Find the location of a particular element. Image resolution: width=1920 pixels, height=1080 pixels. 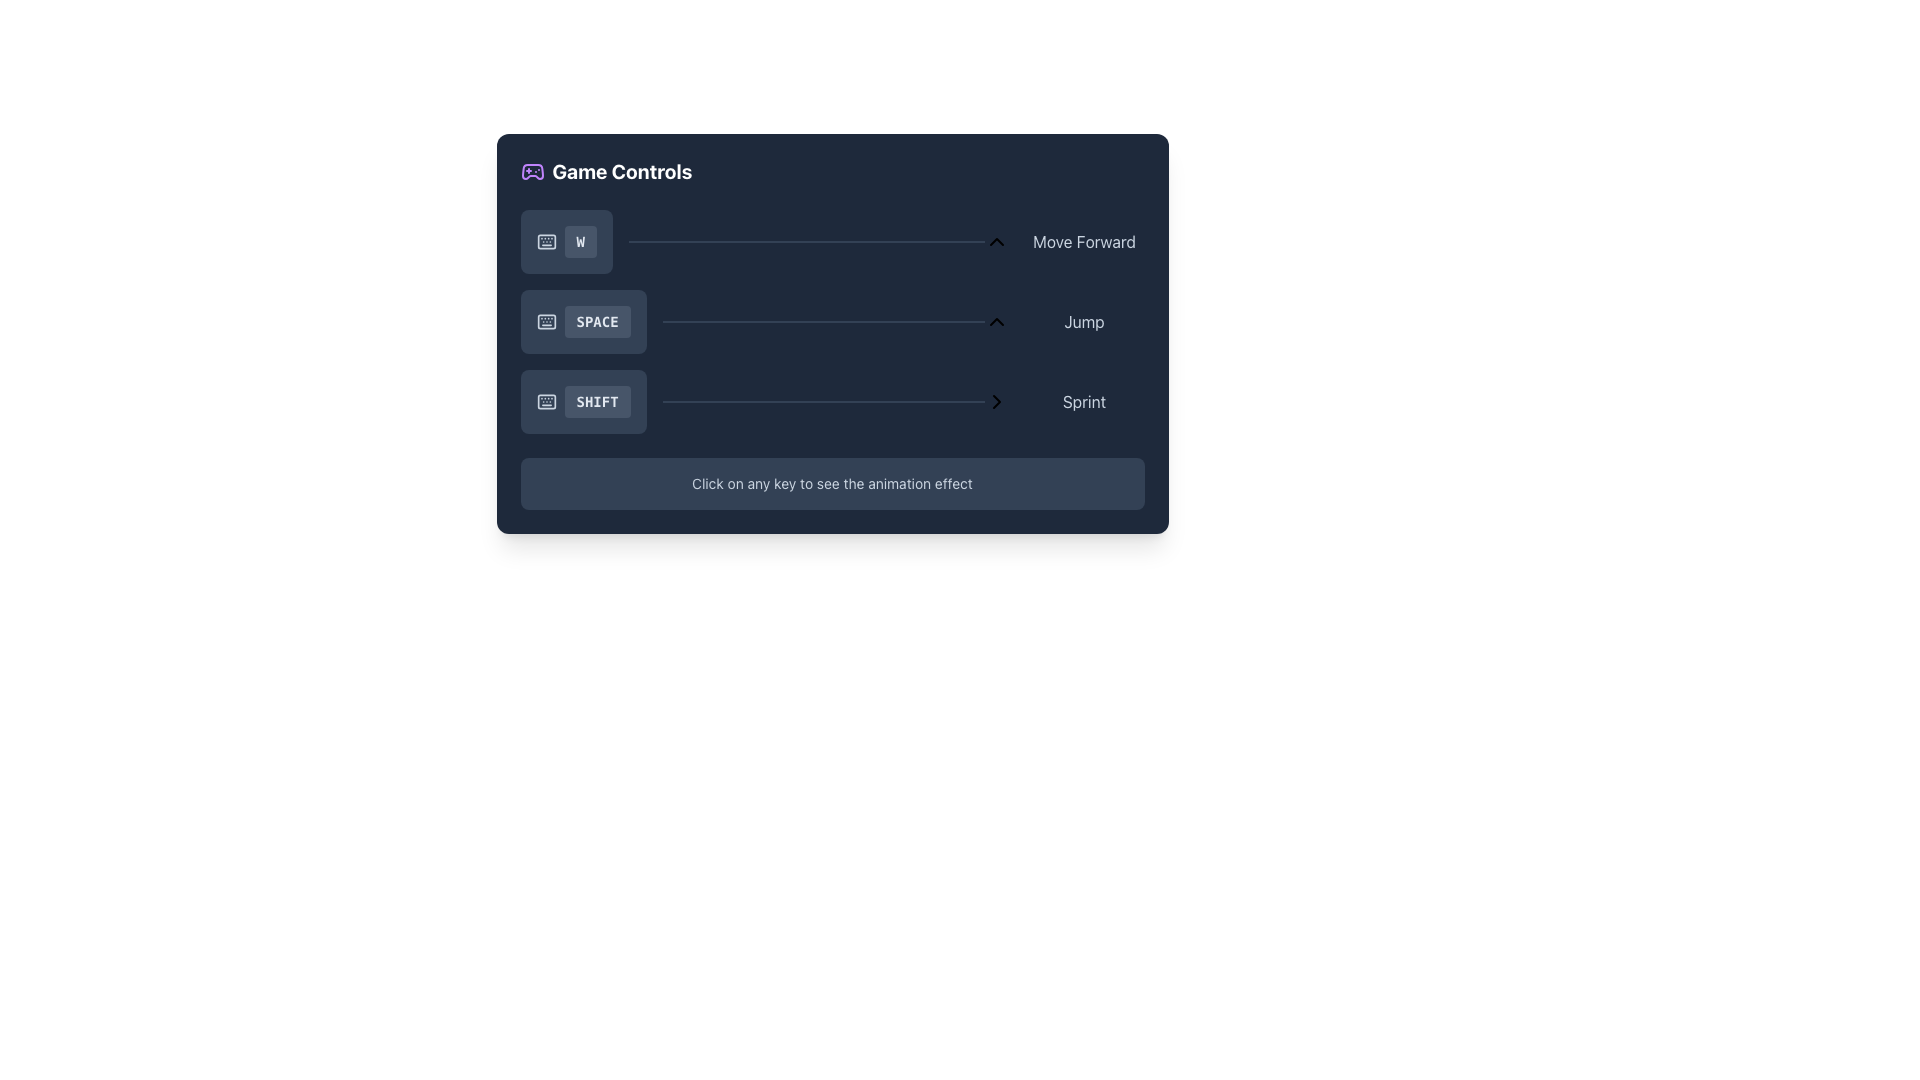

the slider is located at coordinates (731, 241).